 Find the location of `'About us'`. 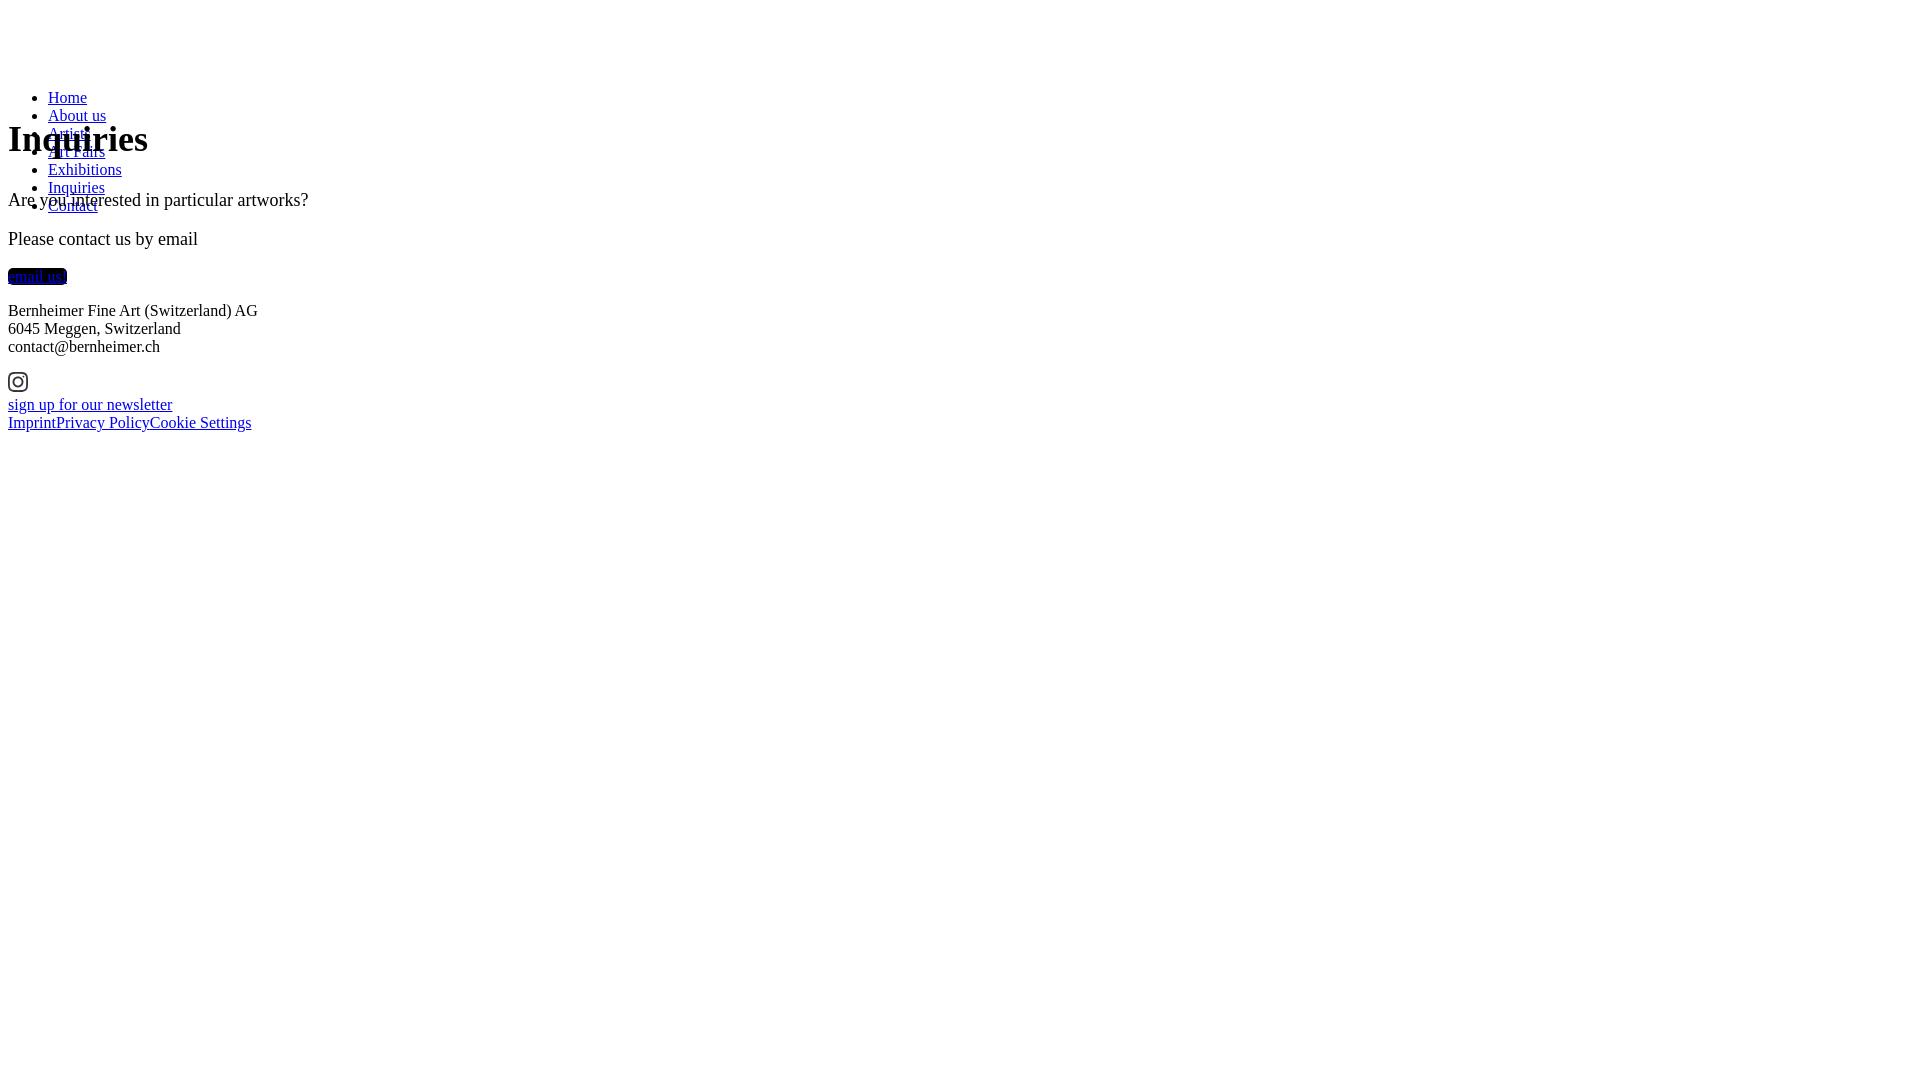

'About us' is located at coordinates (76, 115).